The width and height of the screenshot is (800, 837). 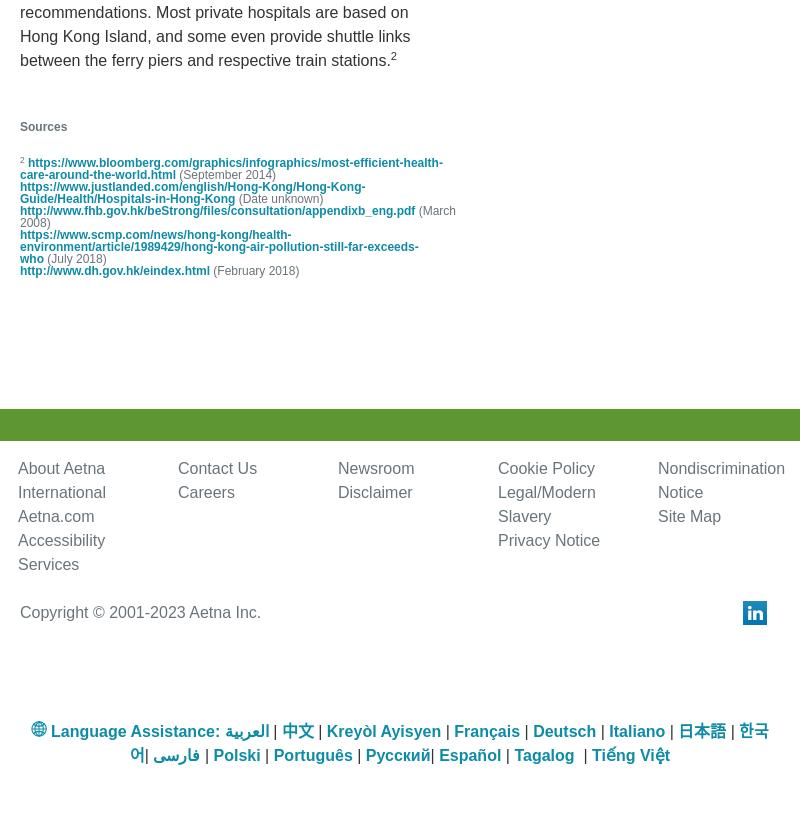 I want to click on 'Copyright © 2001-2023 Aetna Inc.', so click(x=140, y=612).